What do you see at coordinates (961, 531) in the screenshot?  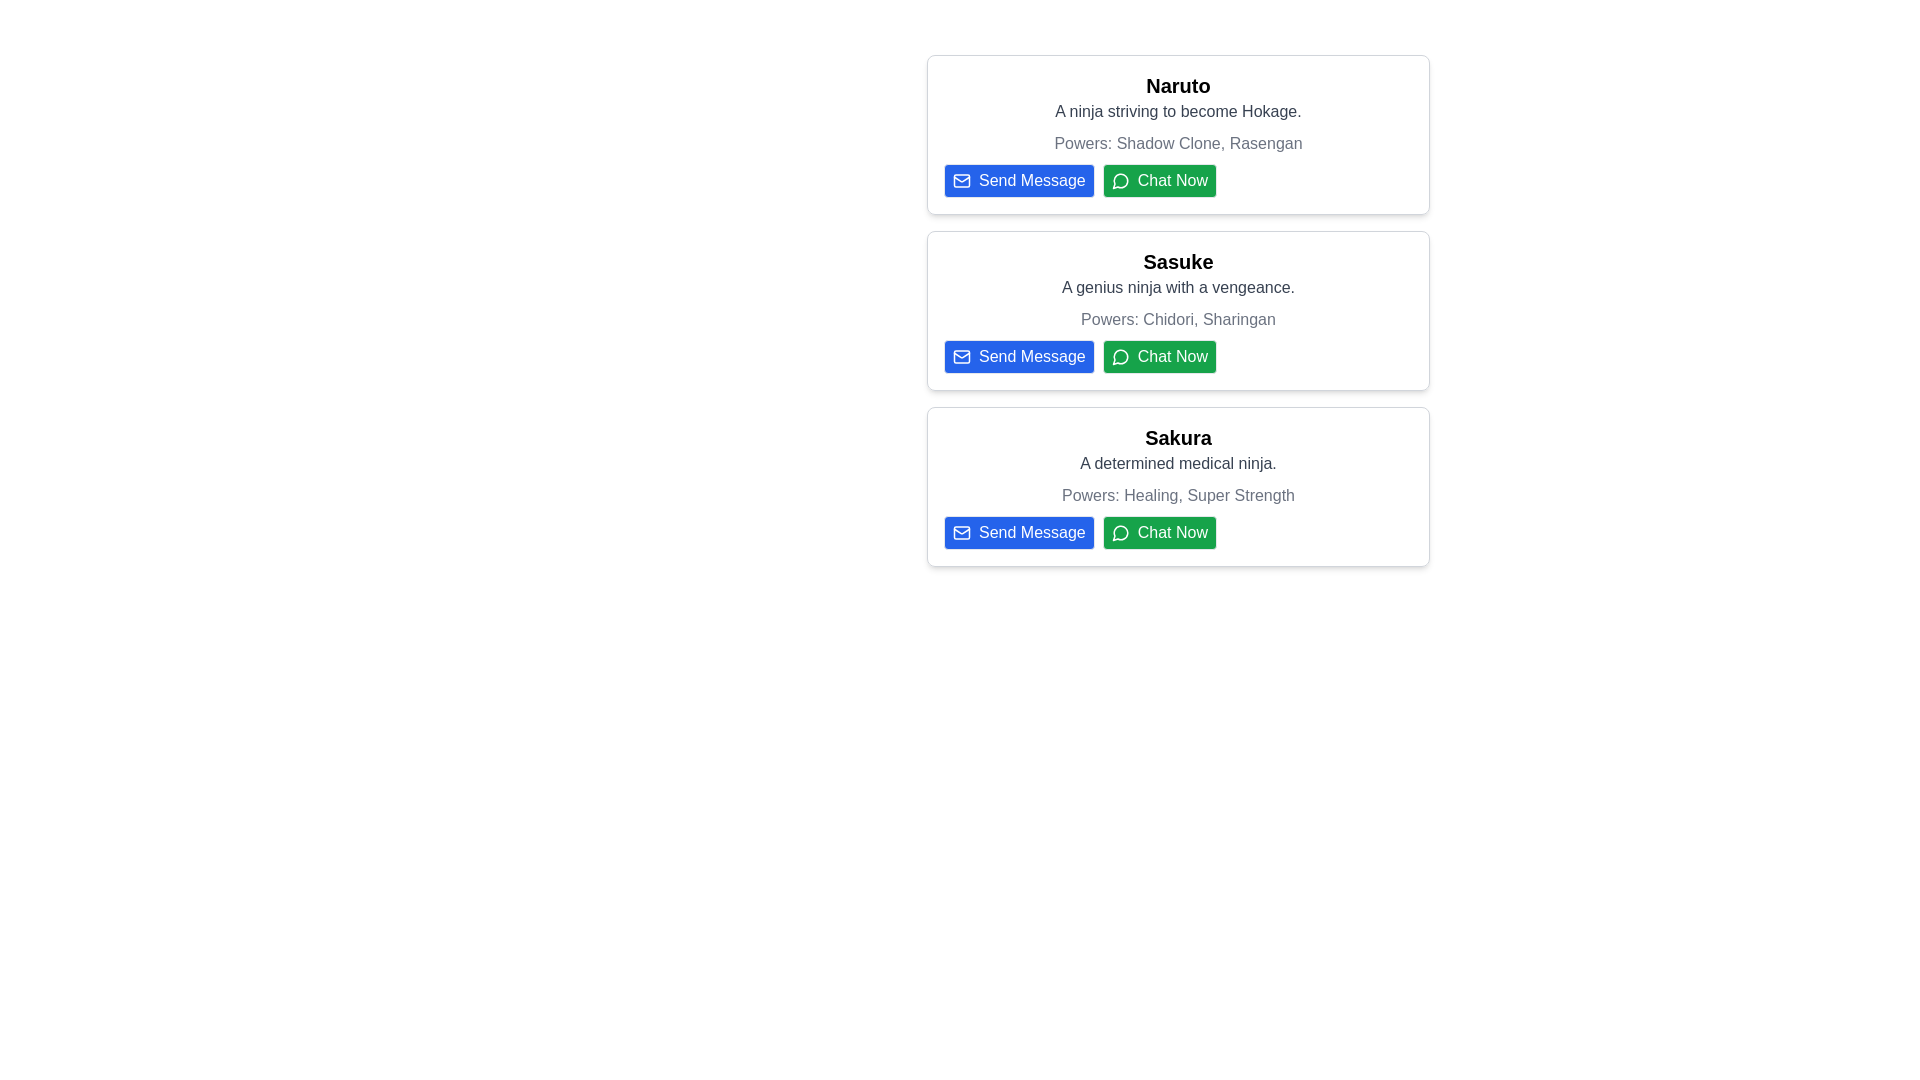 I see `the envelope icon representing email or messaging functionality, which is part of the button group to the left of the 'Send Message' label in the third user card for 'Sakura'` at bounding box center [961, 531].